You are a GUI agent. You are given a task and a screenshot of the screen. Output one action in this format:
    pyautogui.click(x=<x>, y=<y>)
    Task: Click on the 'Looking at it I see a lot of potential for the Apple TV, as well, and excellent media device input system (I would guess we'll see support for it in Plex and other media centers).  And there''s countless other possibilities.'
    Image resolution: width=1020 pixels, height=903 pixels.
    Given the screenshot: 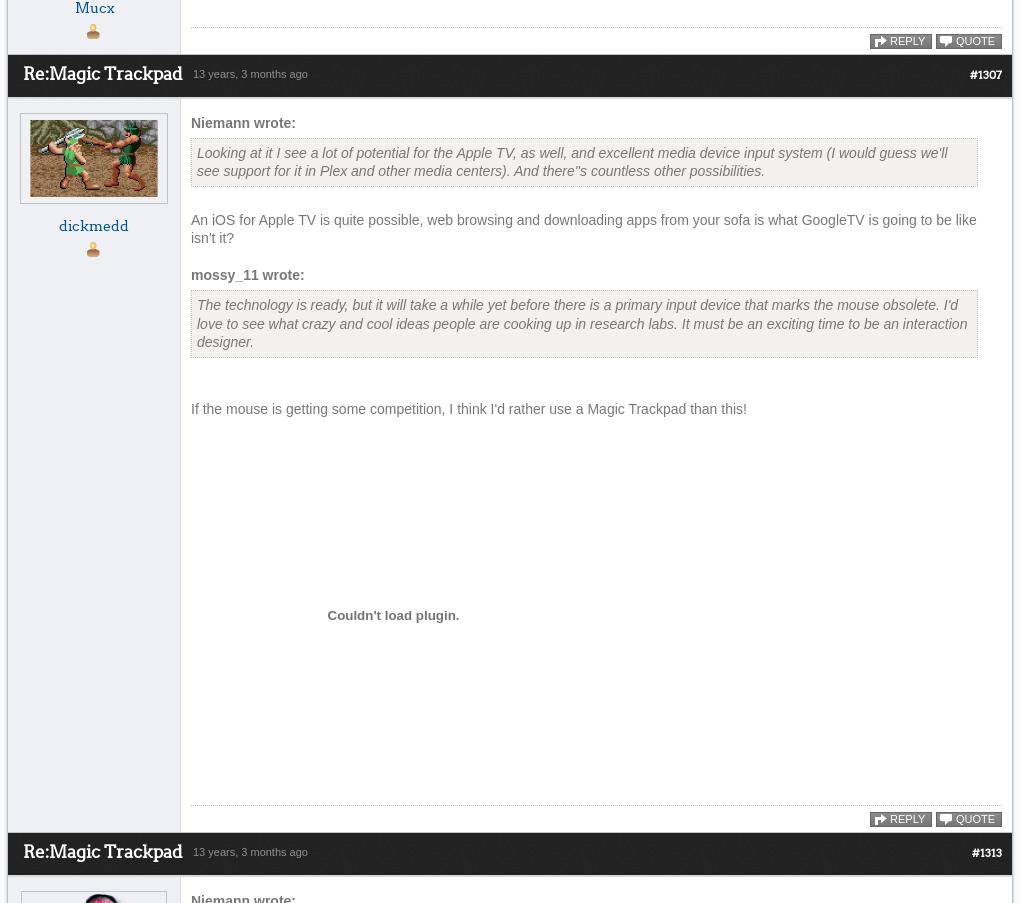 What is the action you would take?
    pyautogui.click(x=572, y=160)
    